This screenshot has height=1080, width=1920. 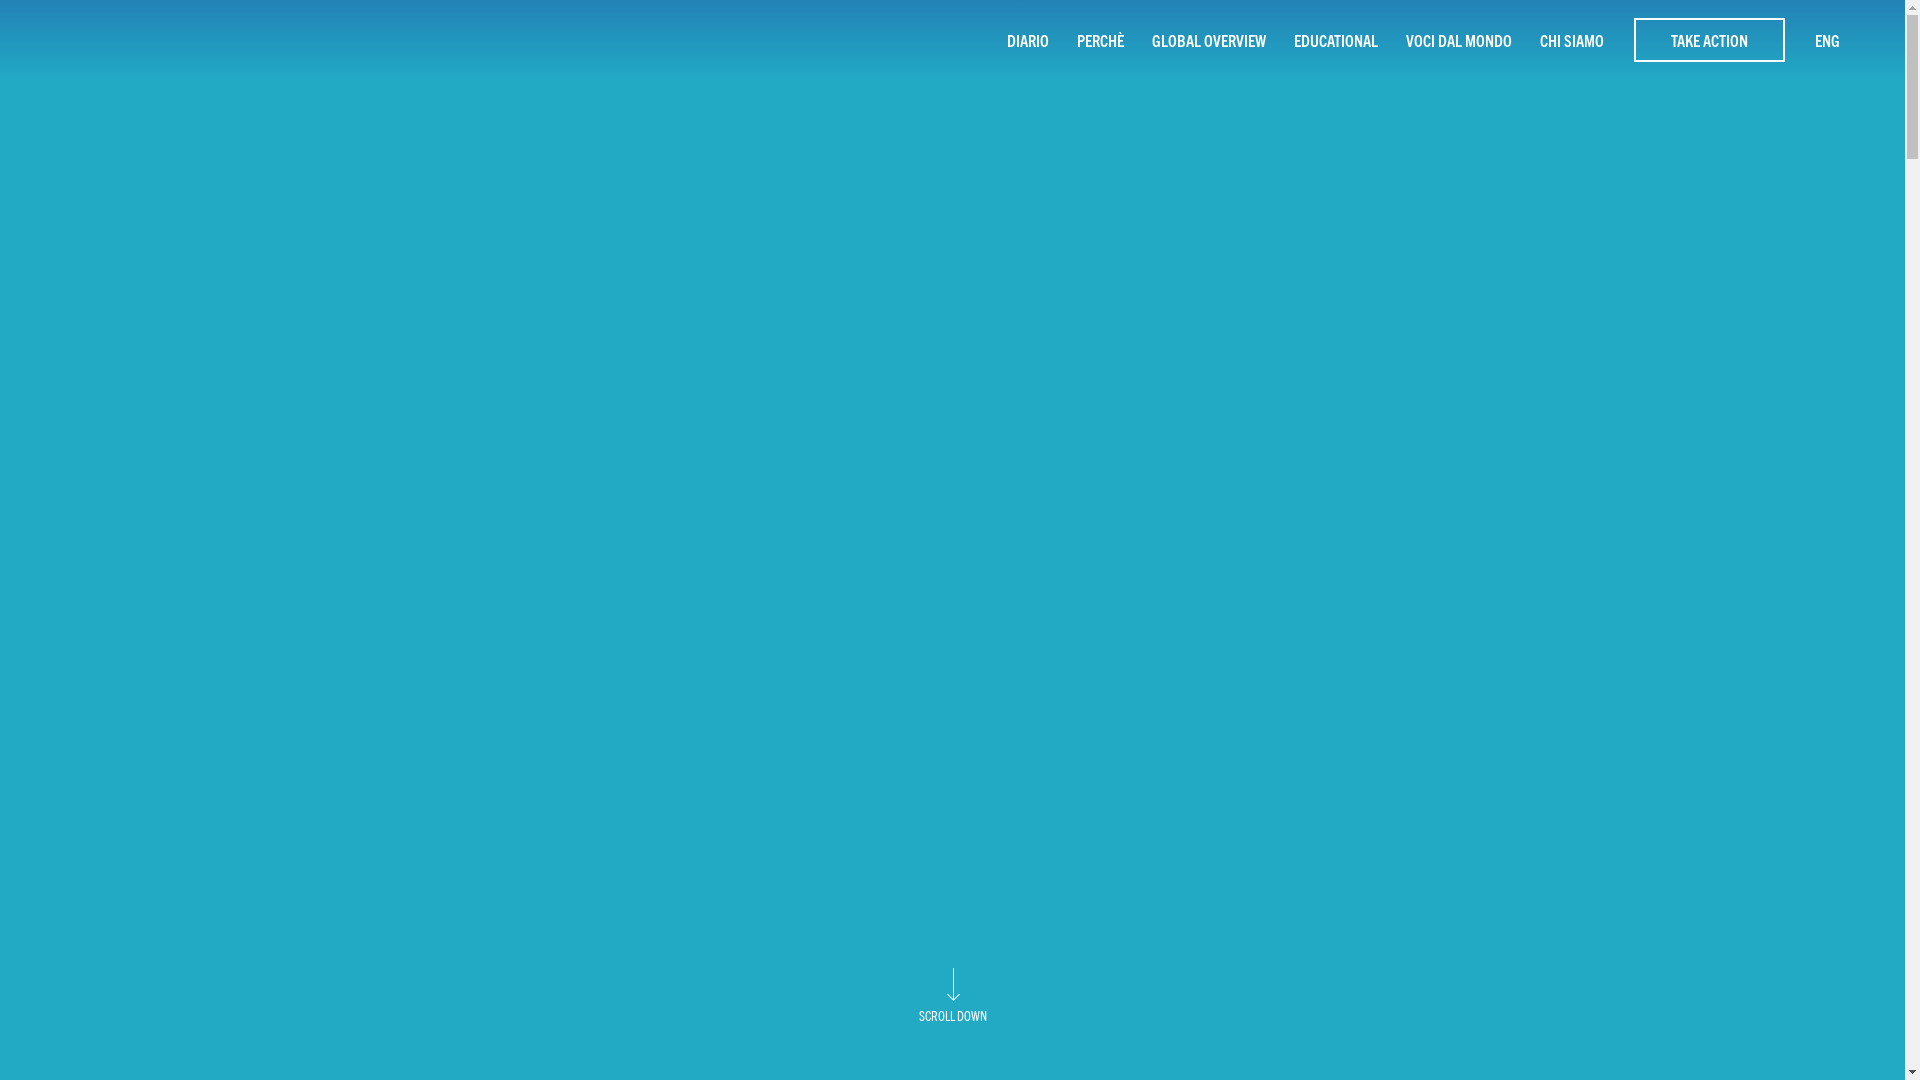 What do you see at coordinates (1405, 39) in the screenshot?
I see `'VOCI DAL MONDO'` at bounding box center [1405, 39].